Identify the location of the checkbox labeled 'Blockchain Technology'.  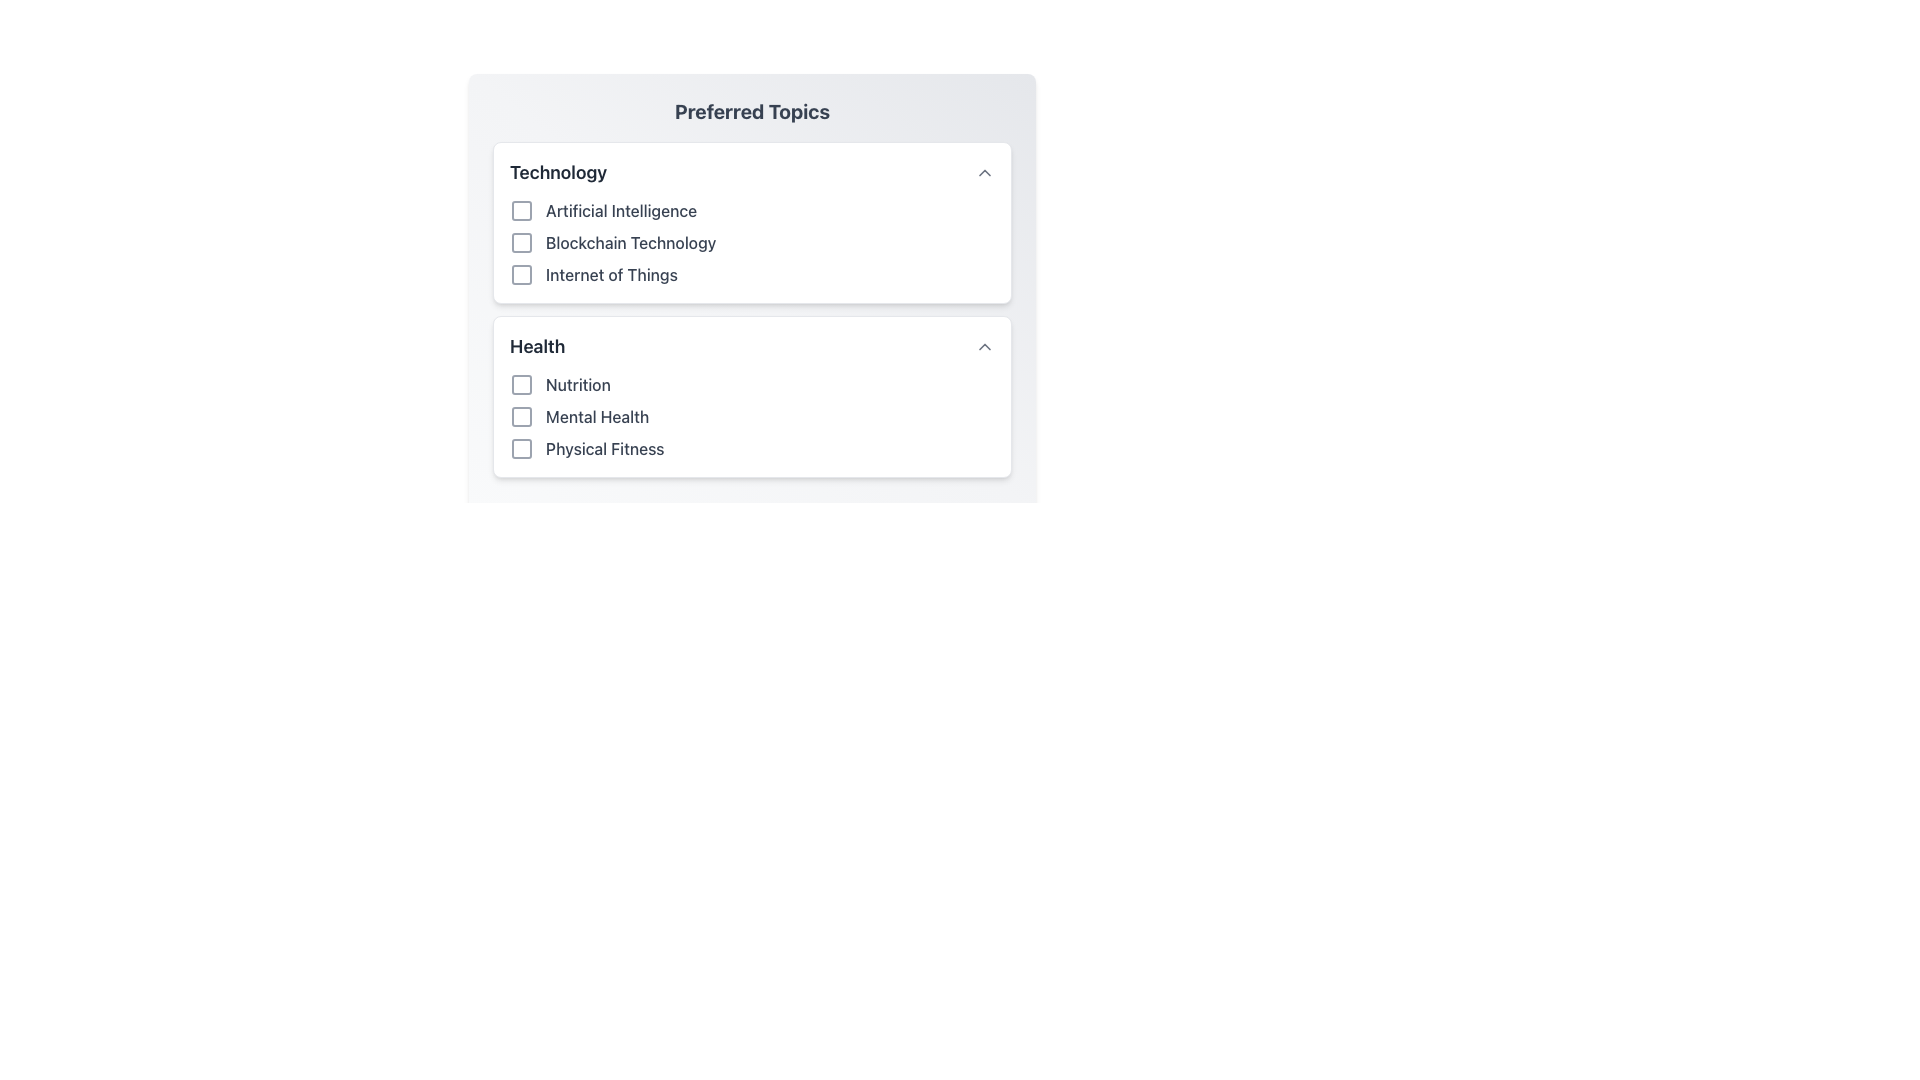
(751, 242).